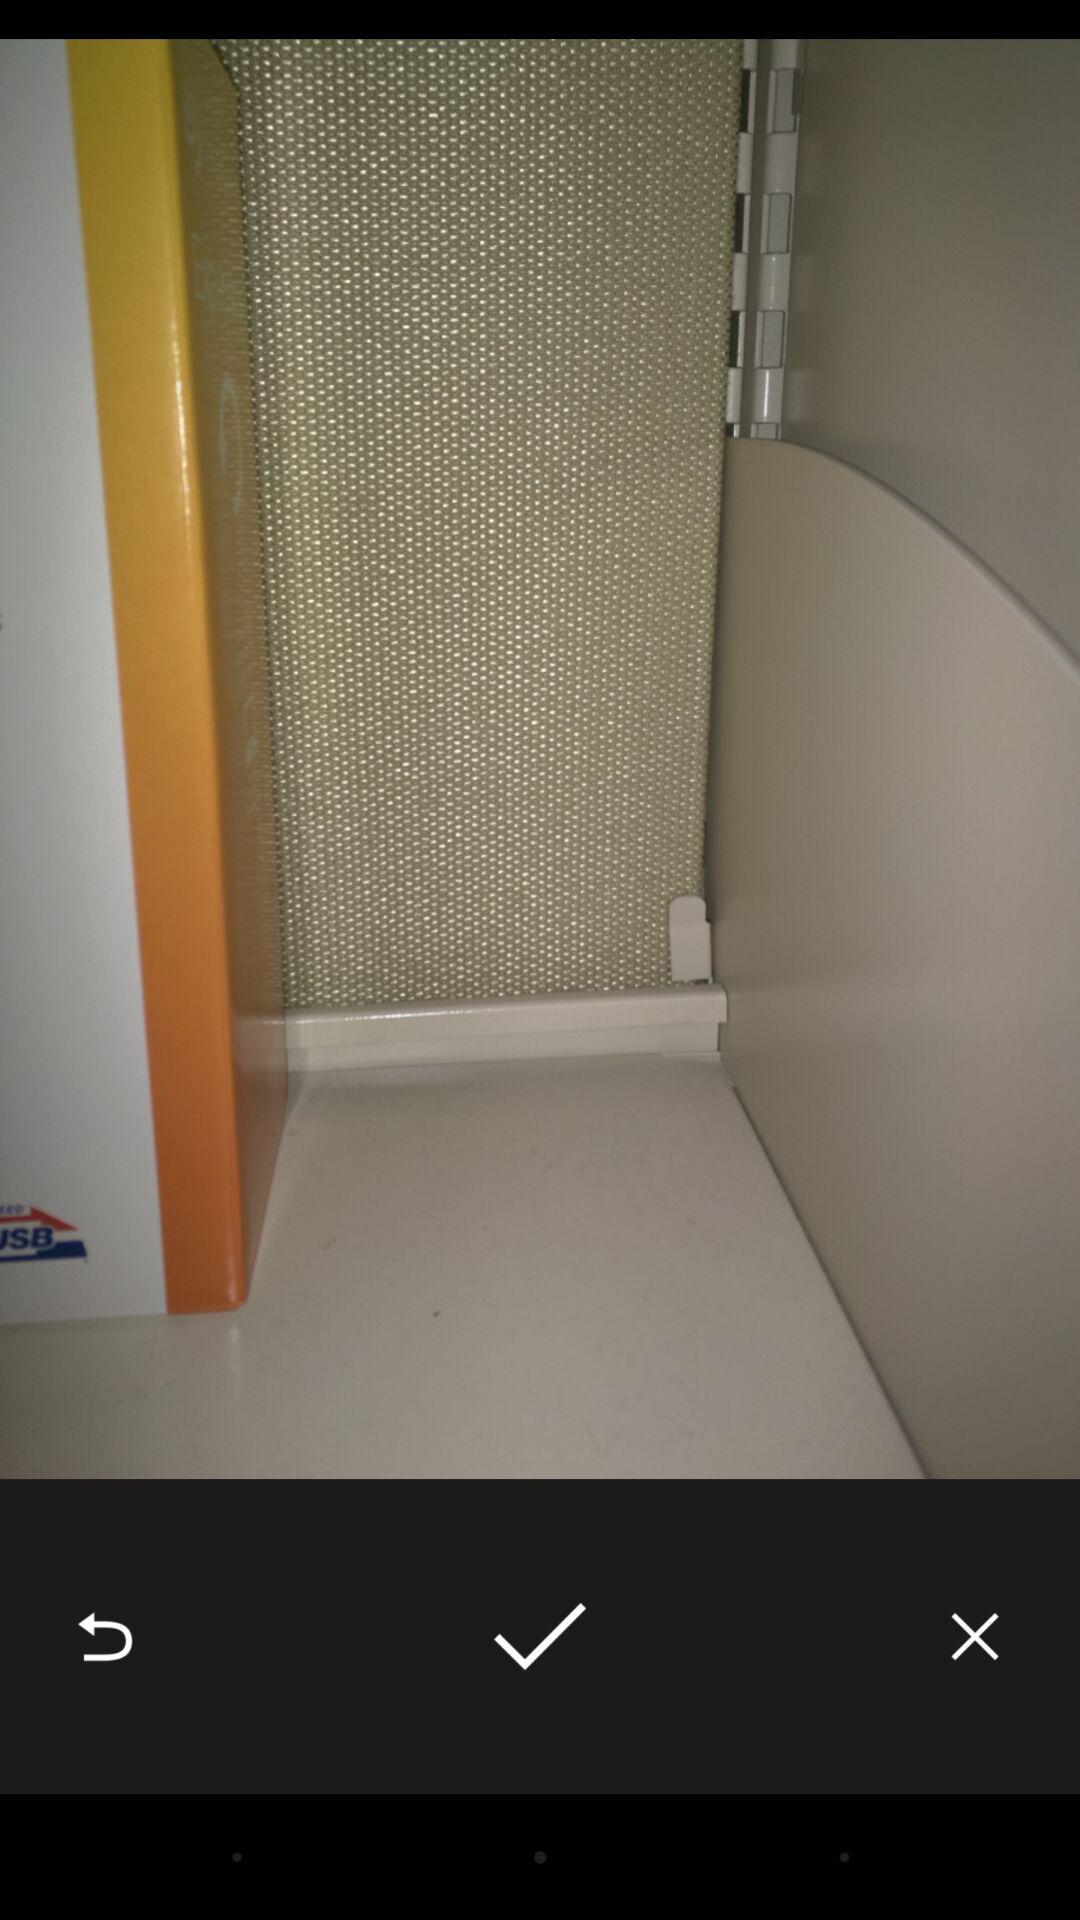 This screenshot has width=1080, height=1920. I want to click on the icon at the bottom right corner, so click(974, 1636).